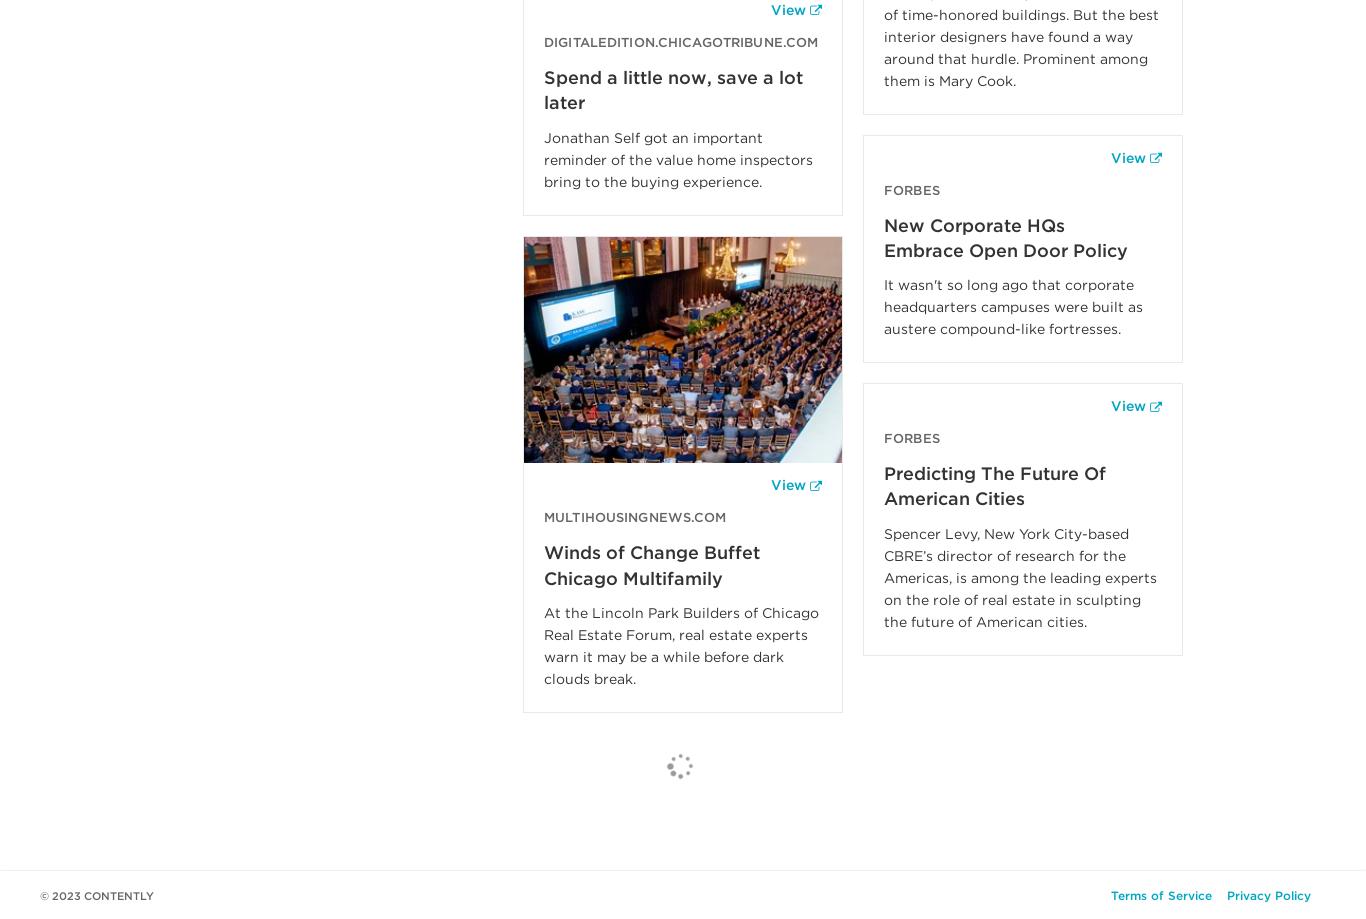 The height and width of the screenshot is (919, 1366). I want to click on 'It wasn't so long ago that corporate headquarters campuses were built as austere compound-like fortresses.', so click(1013, 306).